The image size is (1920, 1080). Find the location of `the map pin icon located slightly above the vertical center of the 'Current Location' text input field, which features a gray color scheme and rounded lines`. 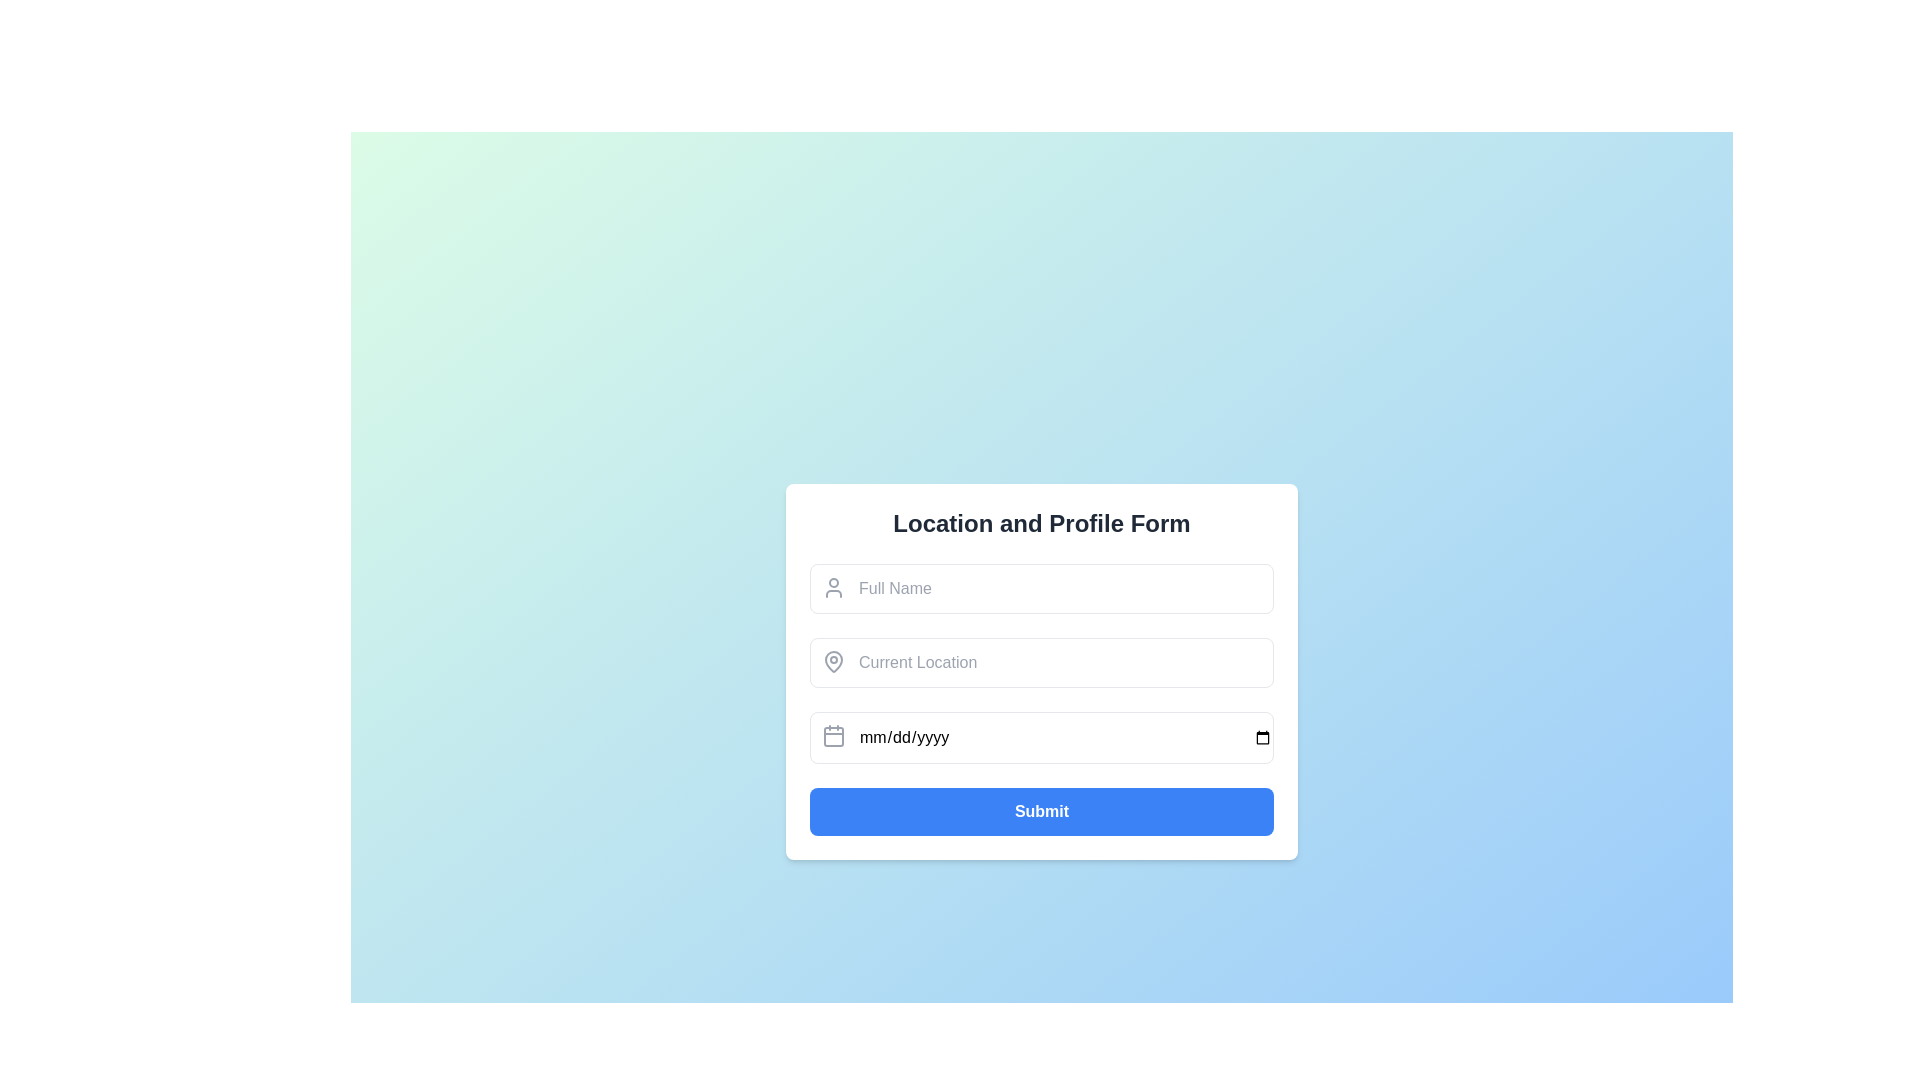

the map pin icon located slightly above the vertical center of the 'Current Location' text input field, which features a gray color scheme and rounded lines is located at coordinates (834, 662).